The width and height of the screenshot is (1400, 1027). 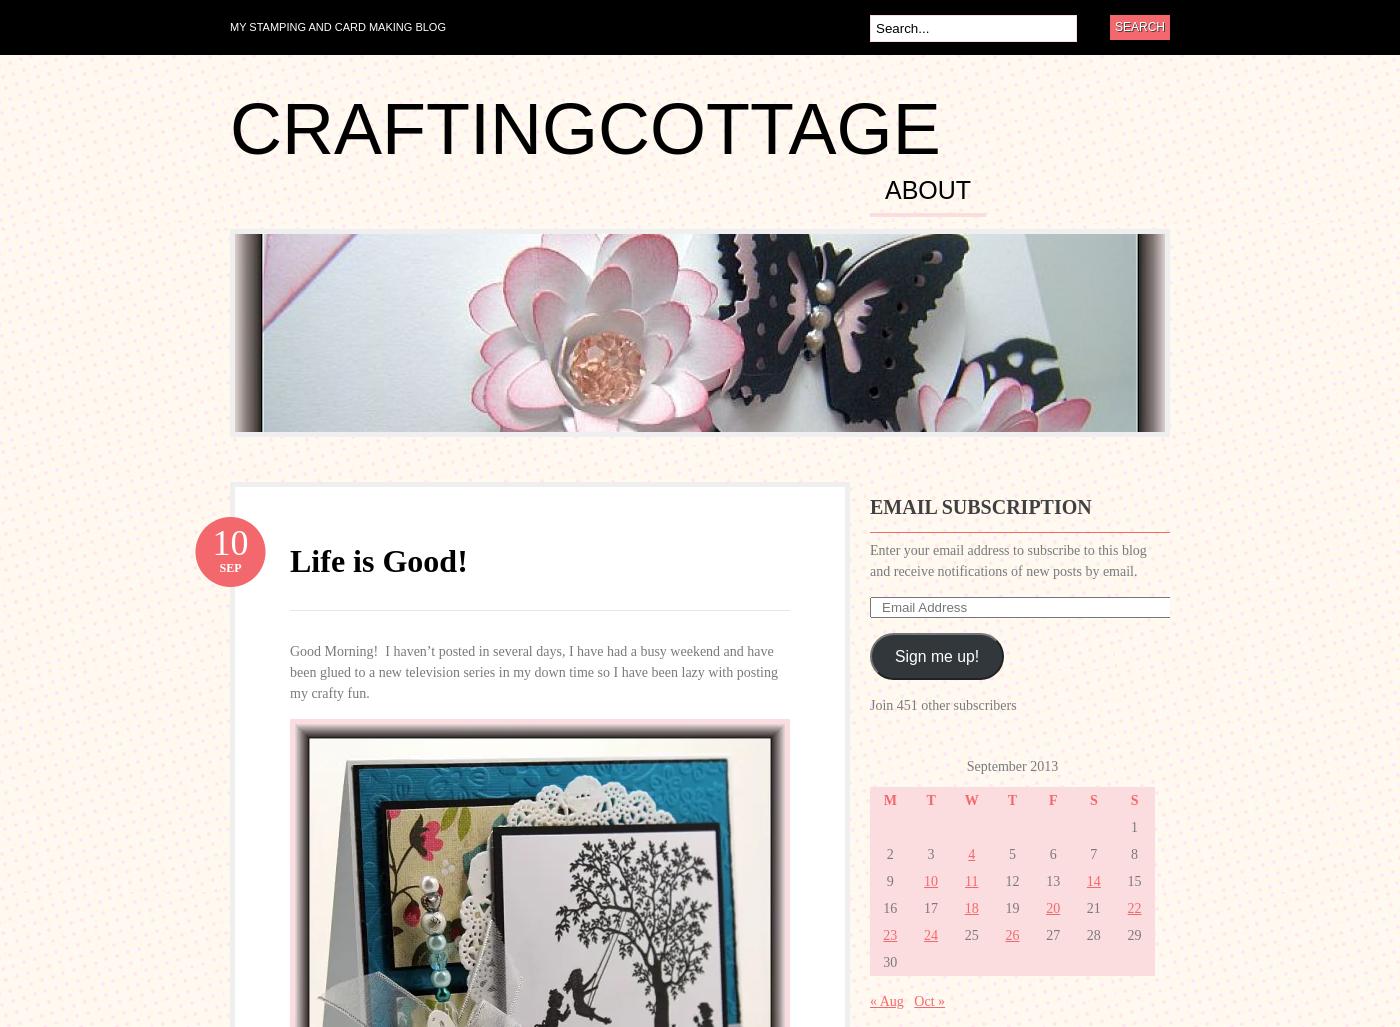 I want to click on 'craftingcottage', so click(x=585, y=128).